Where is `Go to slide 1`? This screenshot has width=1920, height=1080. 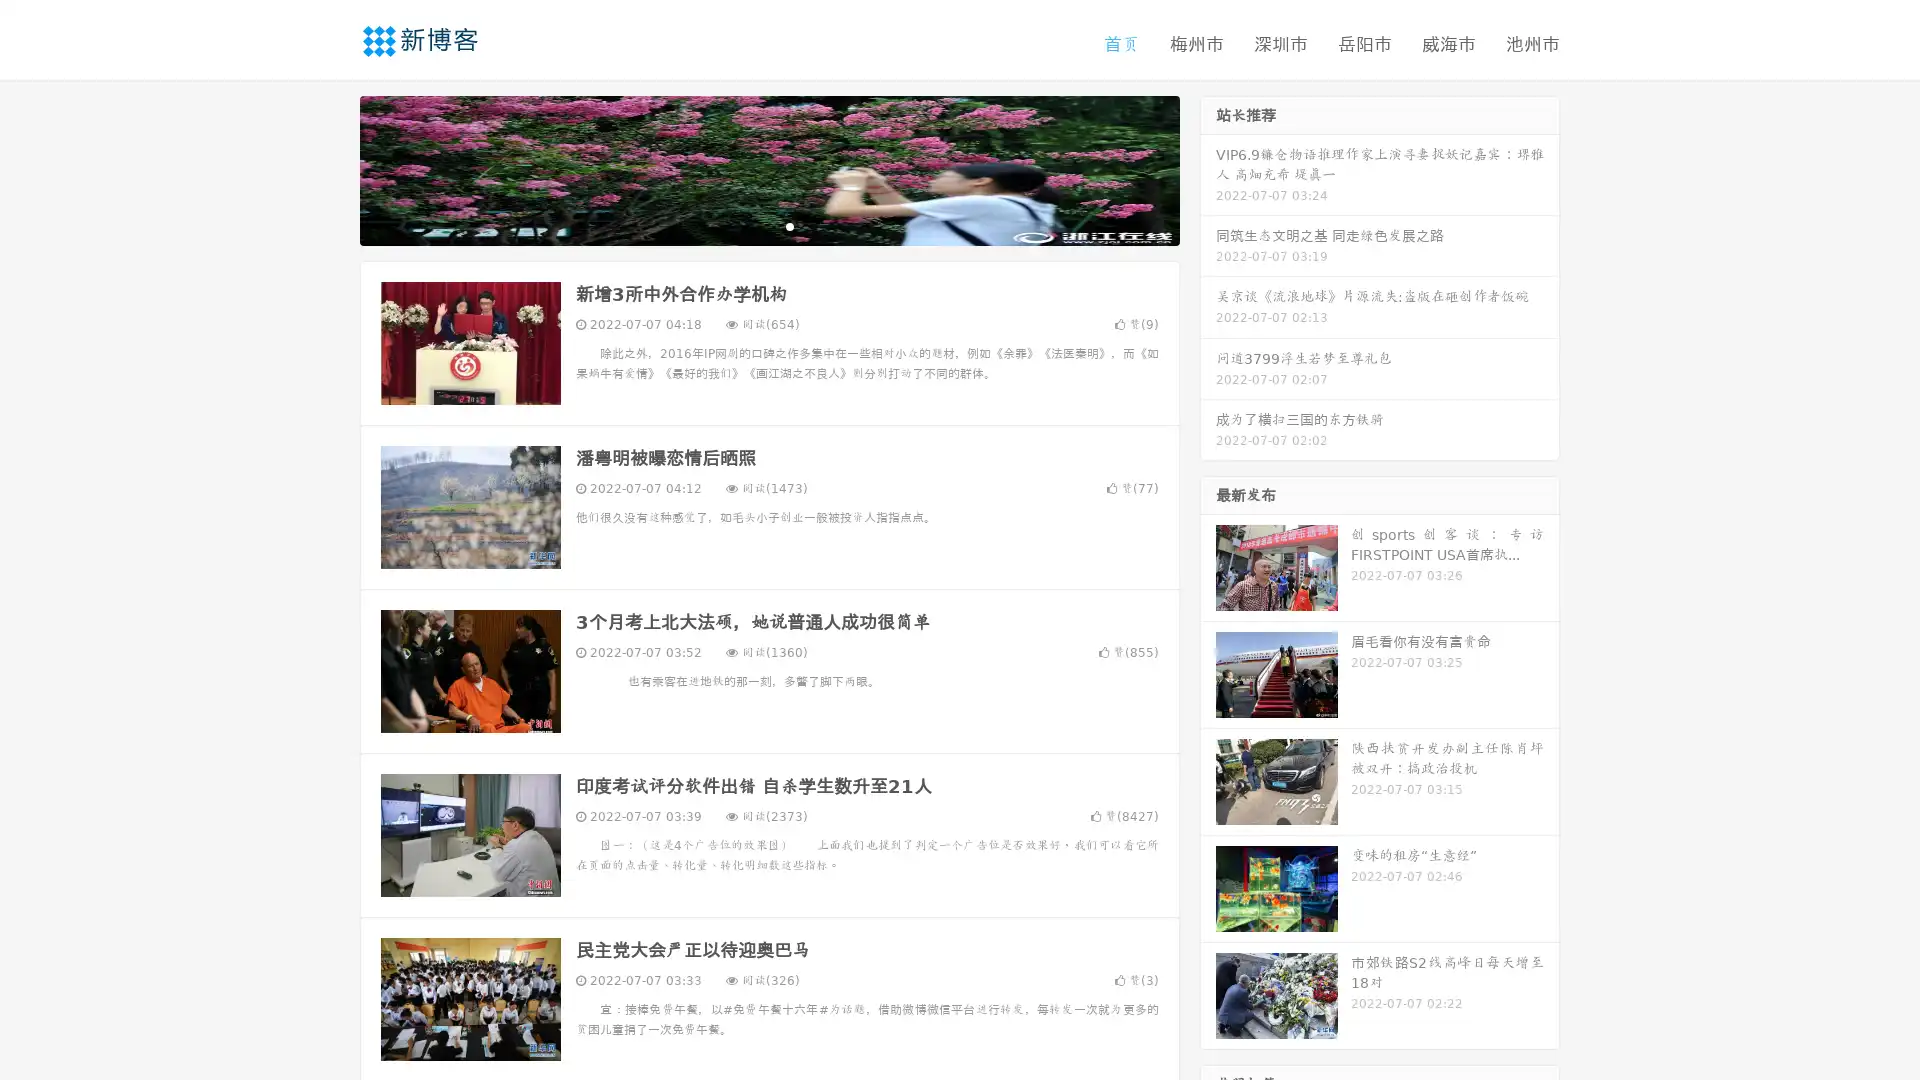
Go to slide 1 is located at coordinates (748, 225).